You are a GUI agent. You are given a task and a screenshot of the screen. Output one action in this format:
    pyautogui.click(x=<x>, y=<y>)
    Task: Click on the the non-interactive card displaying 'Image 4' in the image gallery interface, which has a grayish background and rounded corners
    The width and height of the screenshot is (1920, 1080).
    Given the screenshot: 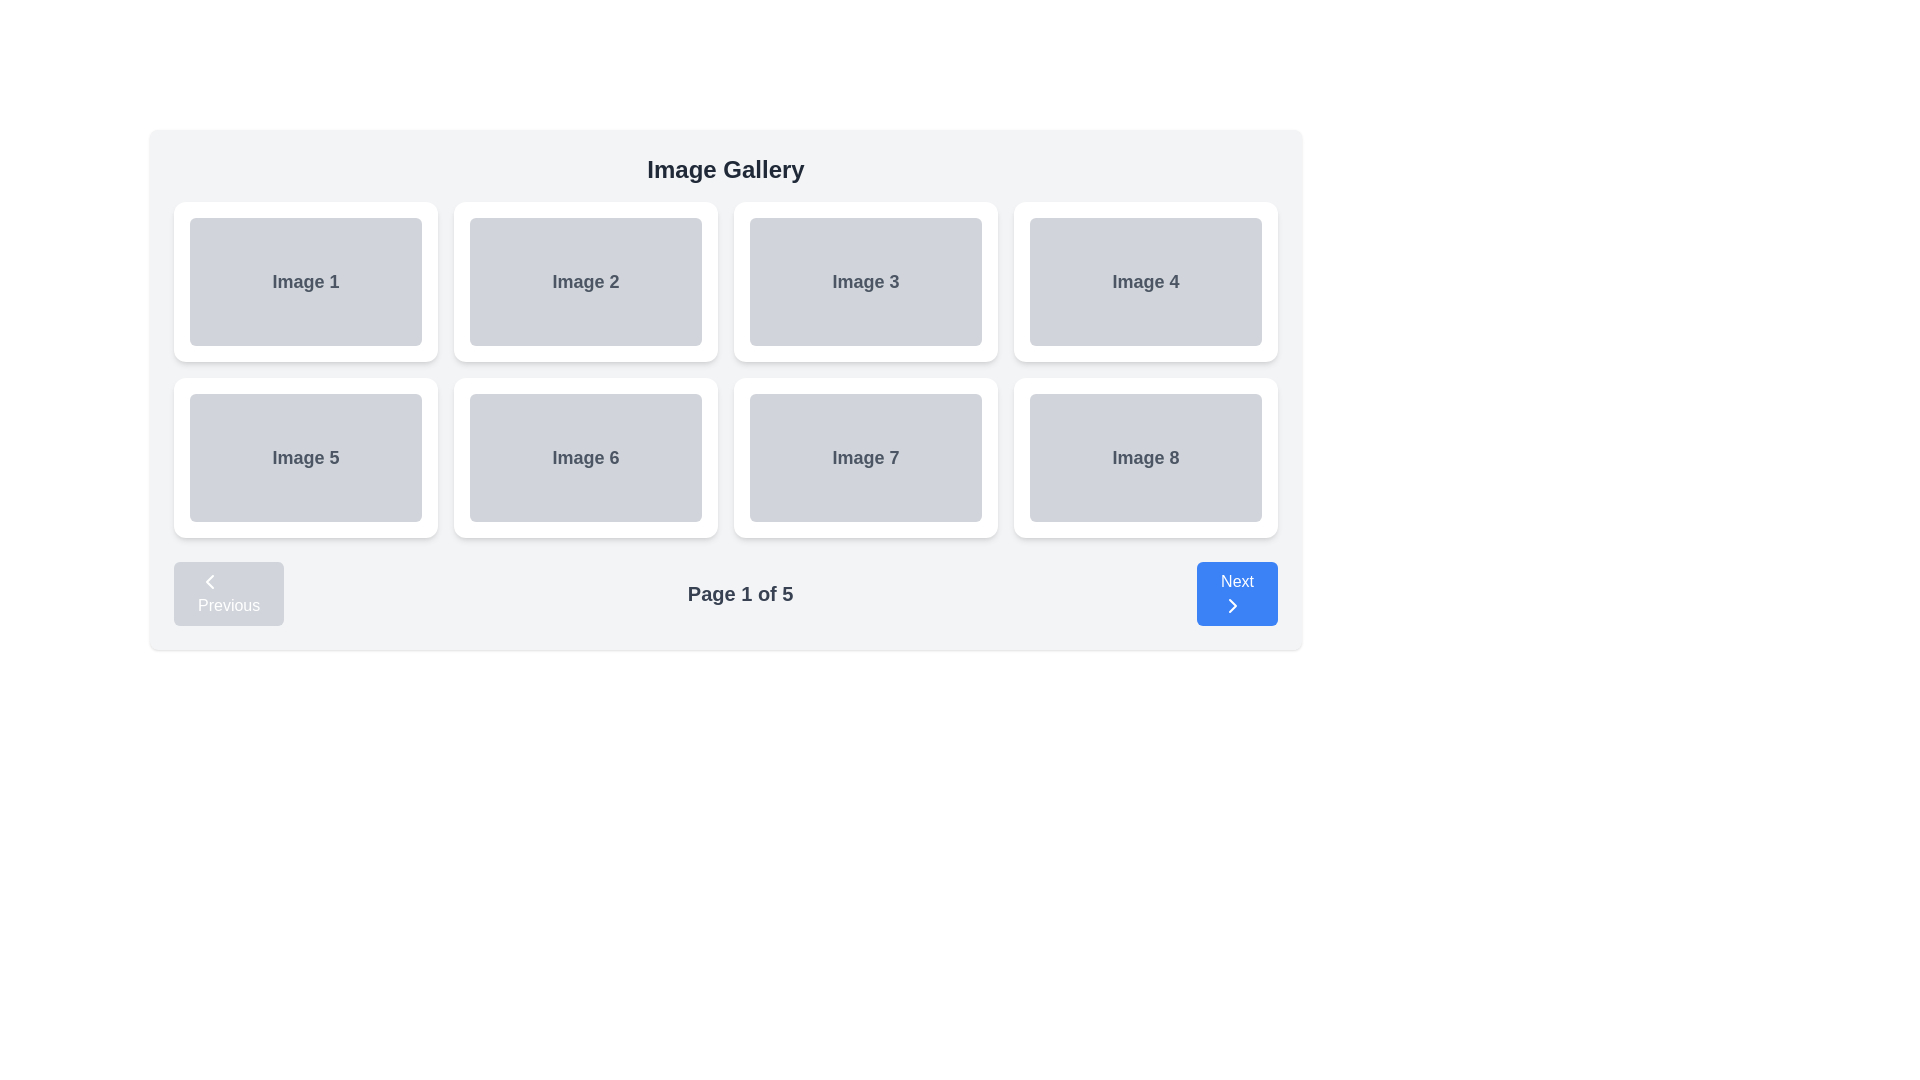 What is the action you would take?
    pyautogui.click(x=1146, y=281)
    